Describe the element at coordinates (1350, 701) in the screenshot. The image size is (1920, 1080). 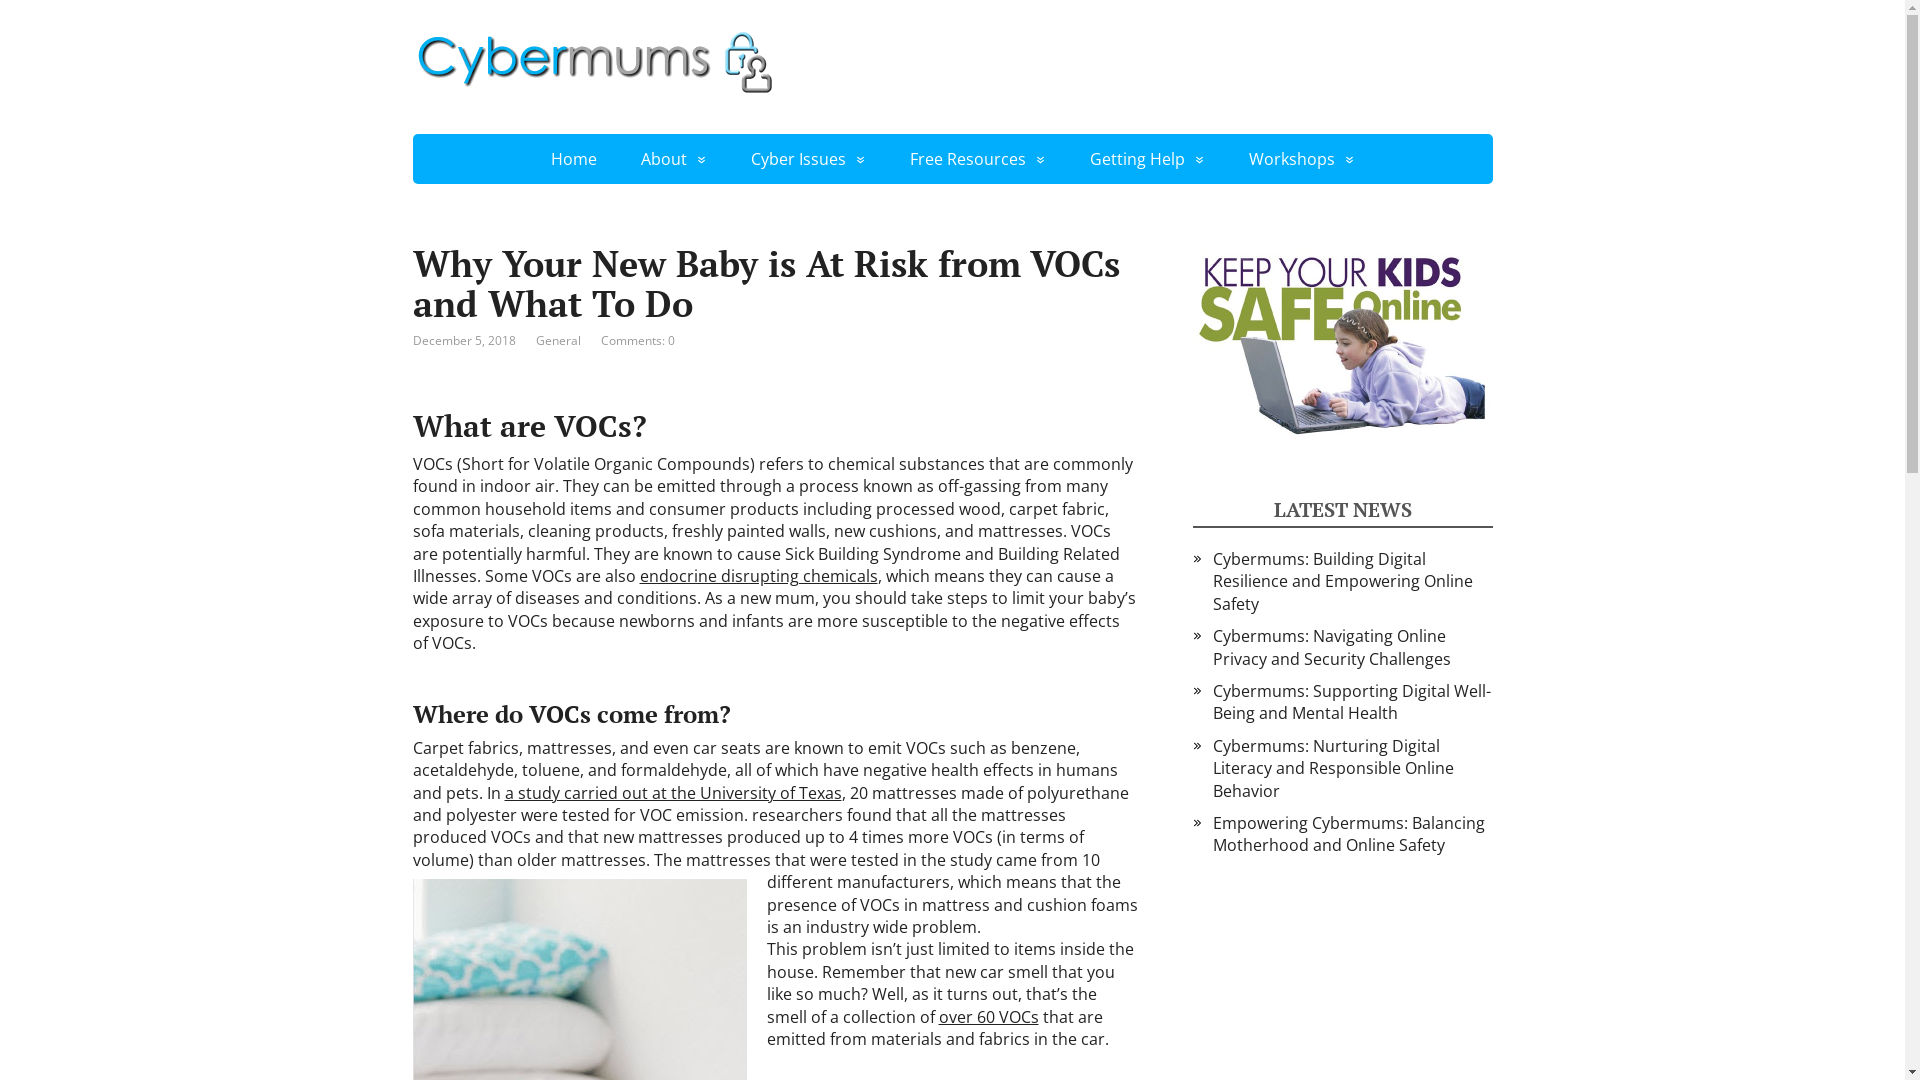
I see `'Cybermums: Supporting Digital Well-Being and Mental Health'` at that location.